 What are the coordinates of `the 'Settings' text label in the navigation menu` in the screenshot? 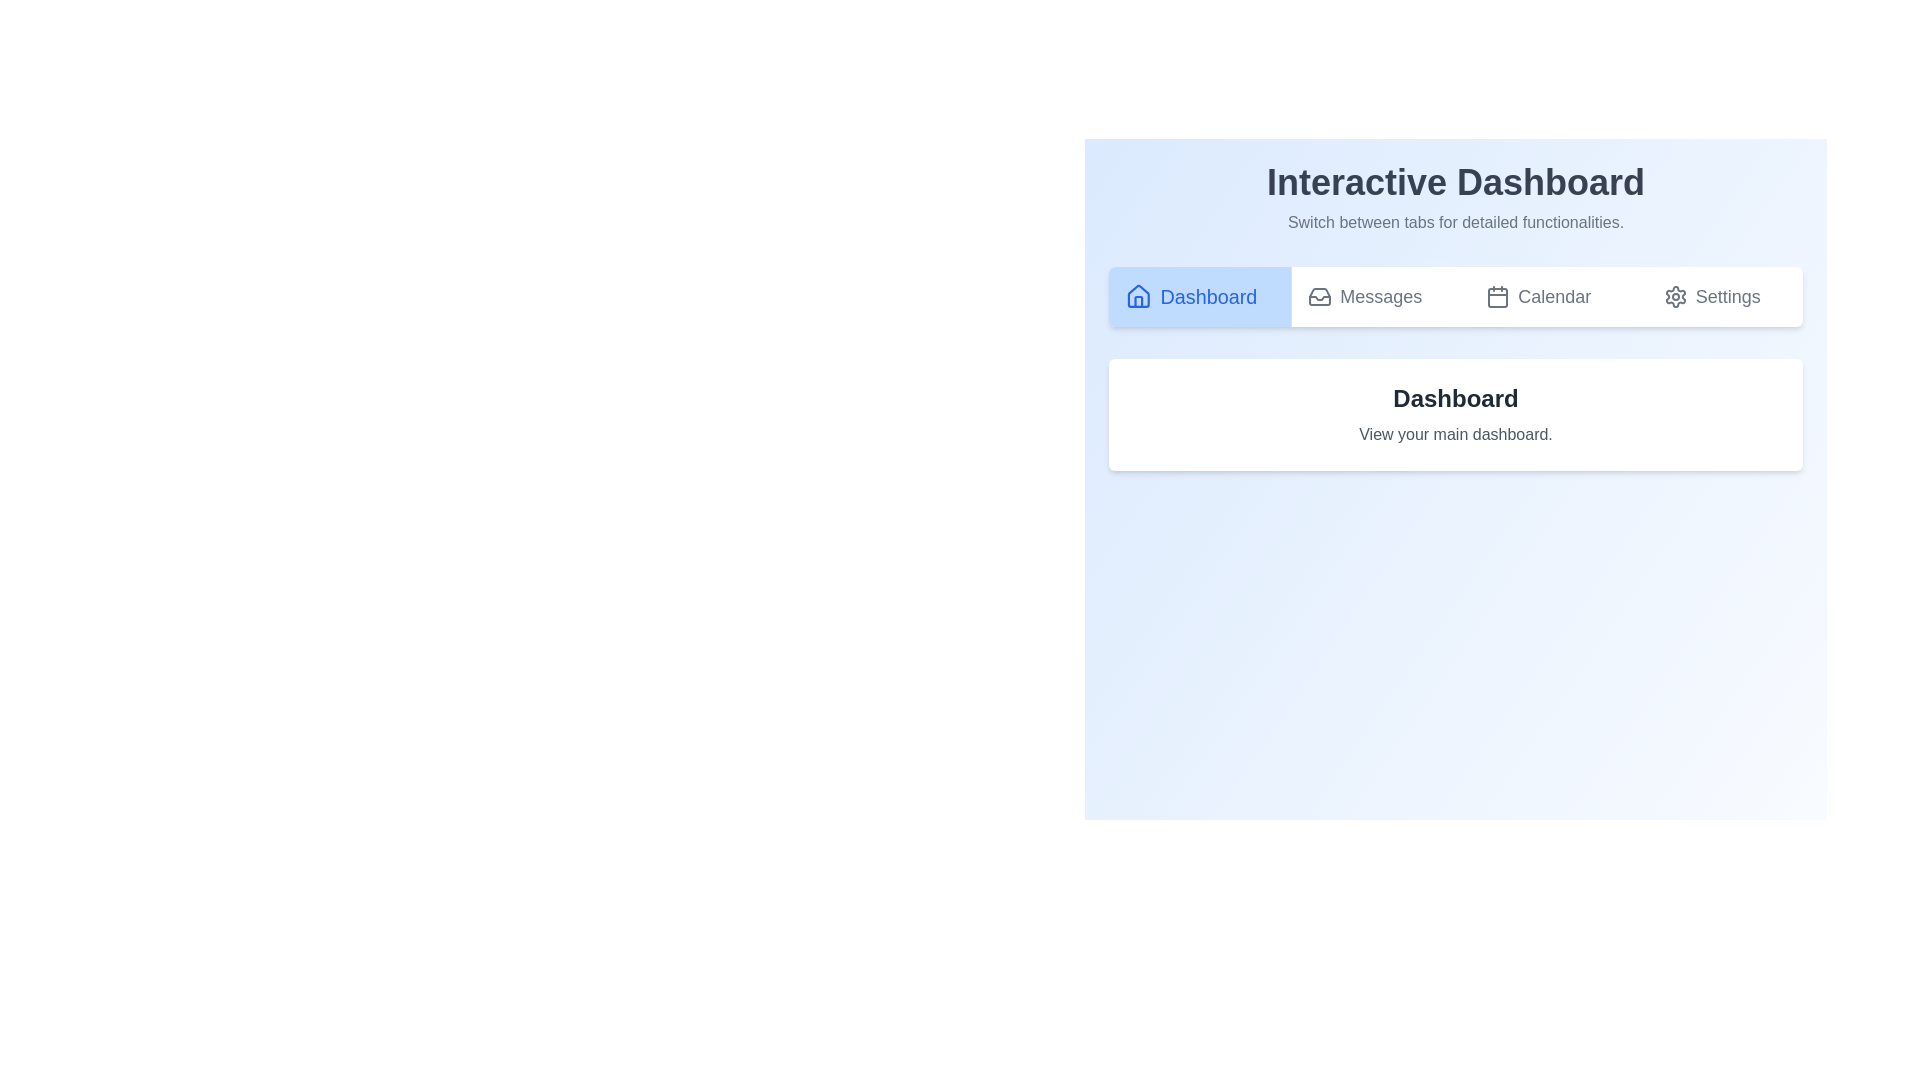 It's located at (1727, 297).